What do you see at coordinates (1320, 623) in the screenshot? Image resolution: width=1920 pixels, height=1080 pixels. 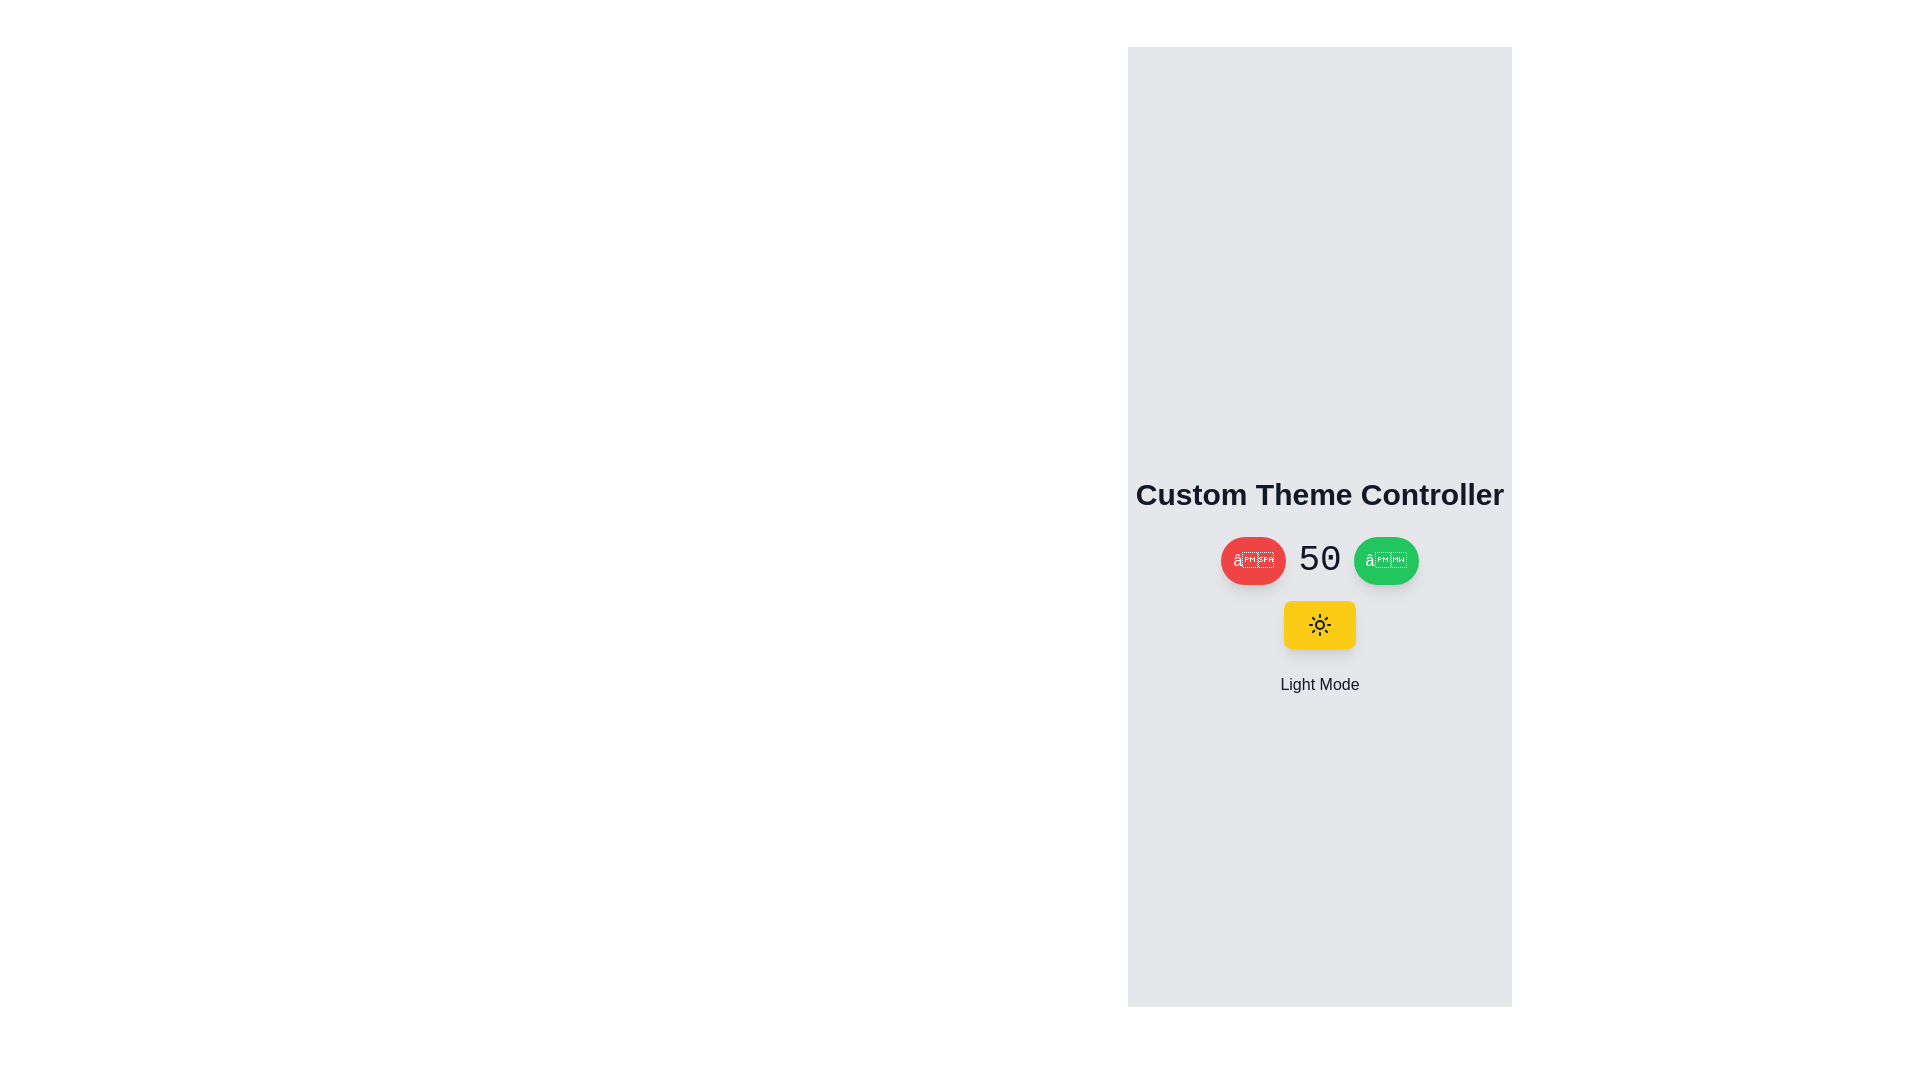 I see `the sun icon, which has a black outline and yellow fill, located in the yellow-shaded rectangle beneath the numerical indicator and above the 'Light Mode' label` at bounding box center [1320, 623].